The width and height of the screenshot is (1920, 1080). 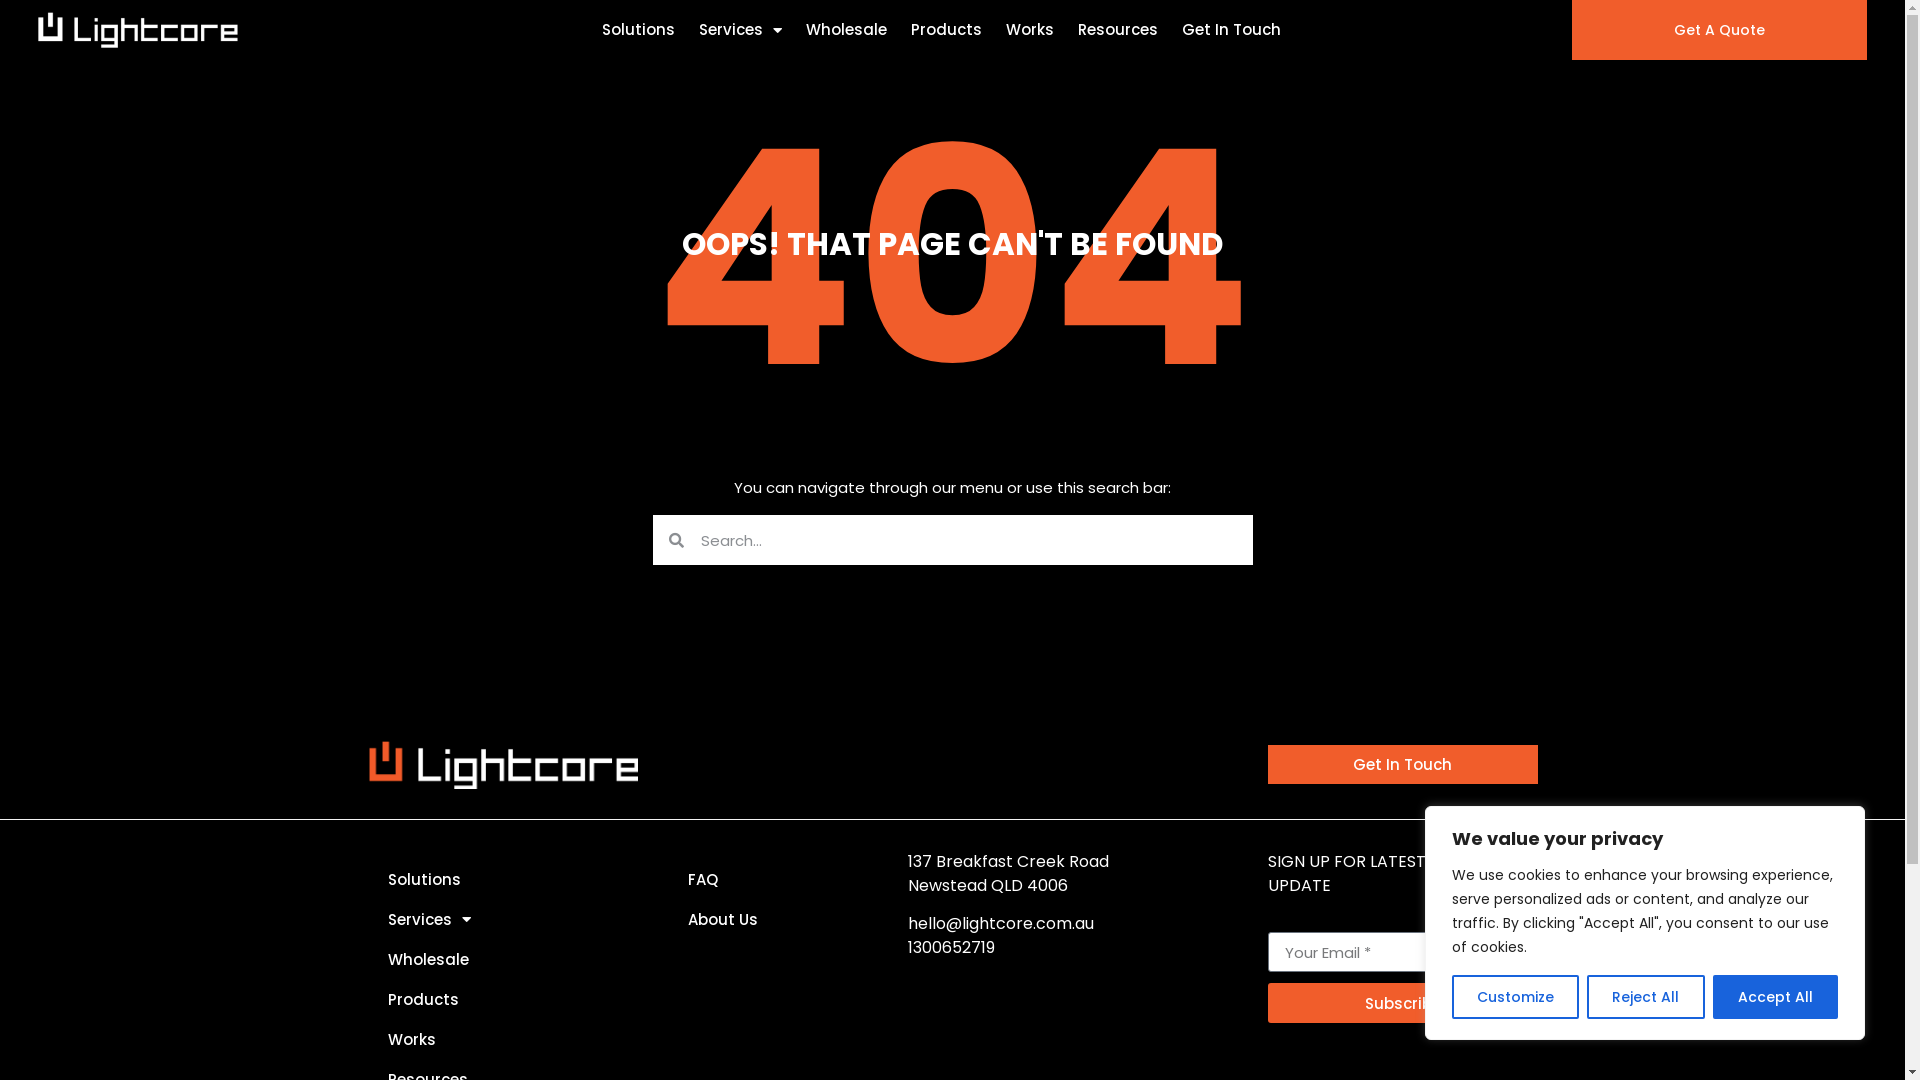 What do you see at coordinates (950, 946) in the screenshot?
I see `'1300652719'` at bounding box center [950, 946].